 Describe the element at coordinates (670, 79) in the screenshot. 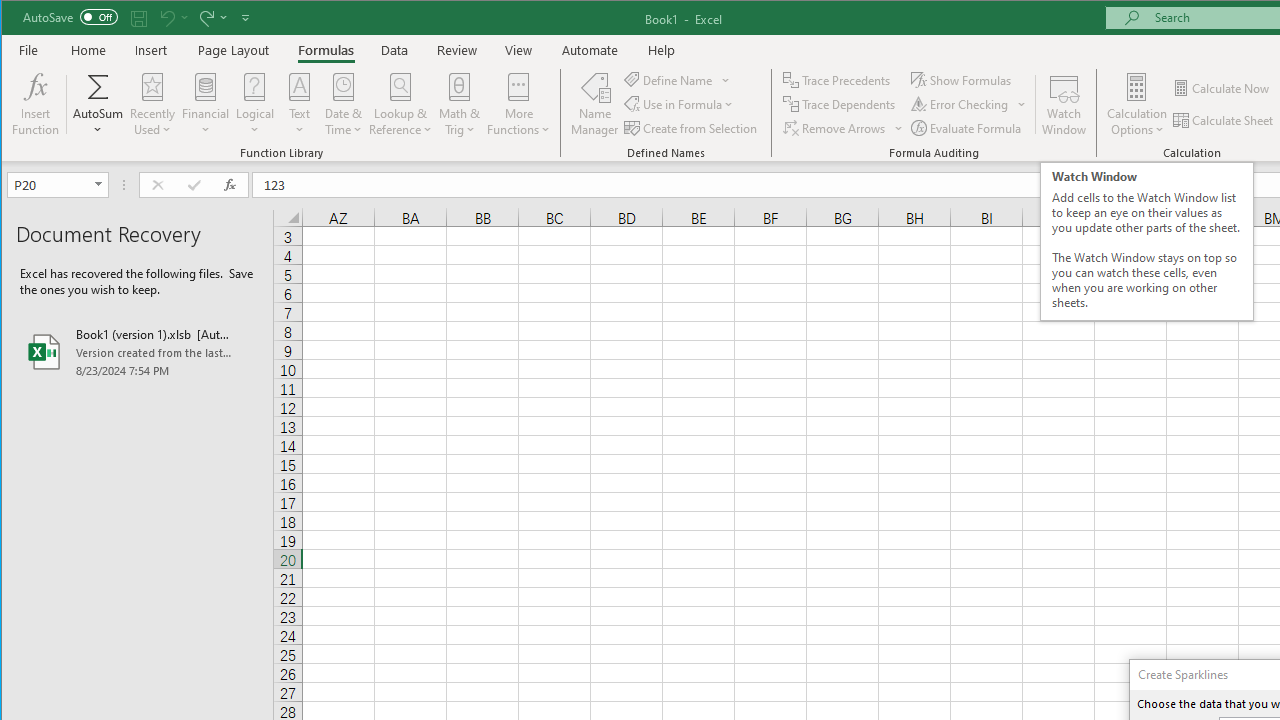

I see `'Define Name...'` at that location.